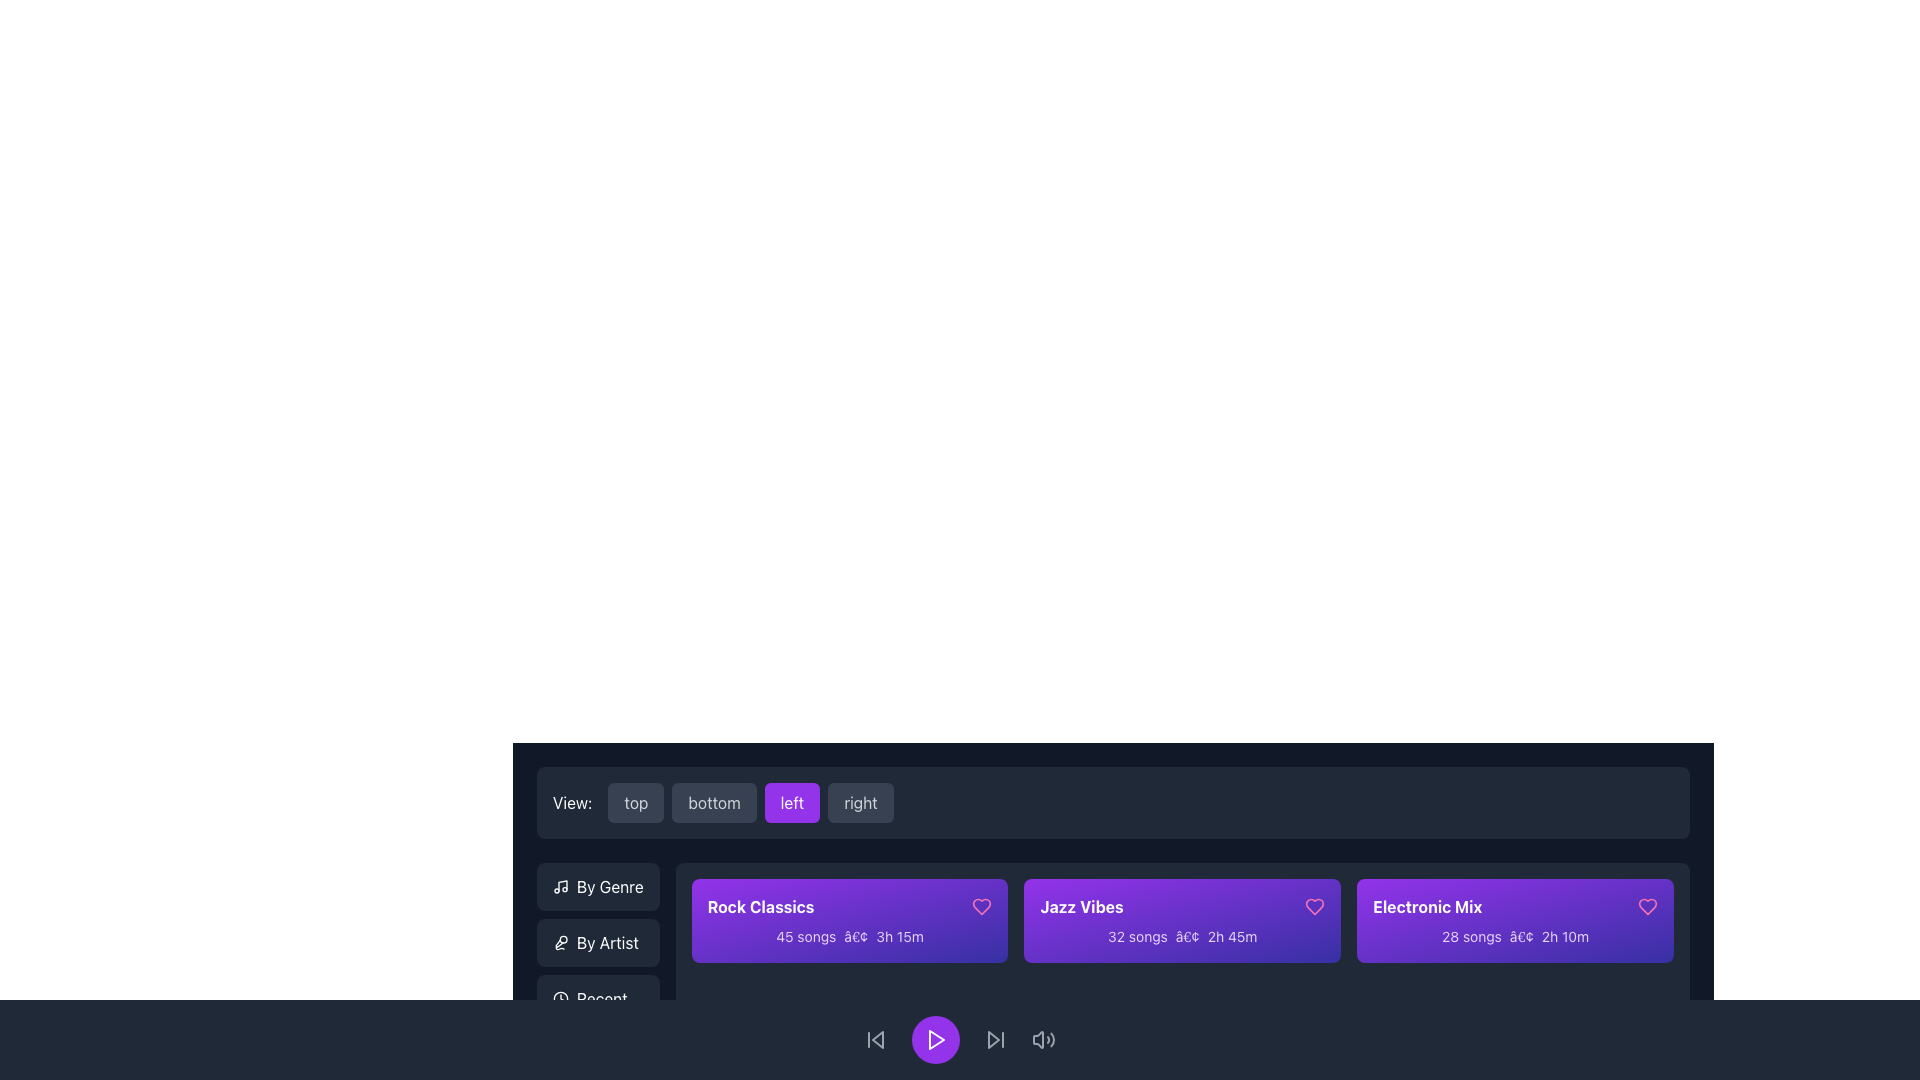  Describe the element at coordinates (996, 1039) in the screenshot. I see `the skip forward button located to the right of the purple play button and to the left of the volume control icon in the control bar at the bottom of the interface to skip to the next track` at that location.